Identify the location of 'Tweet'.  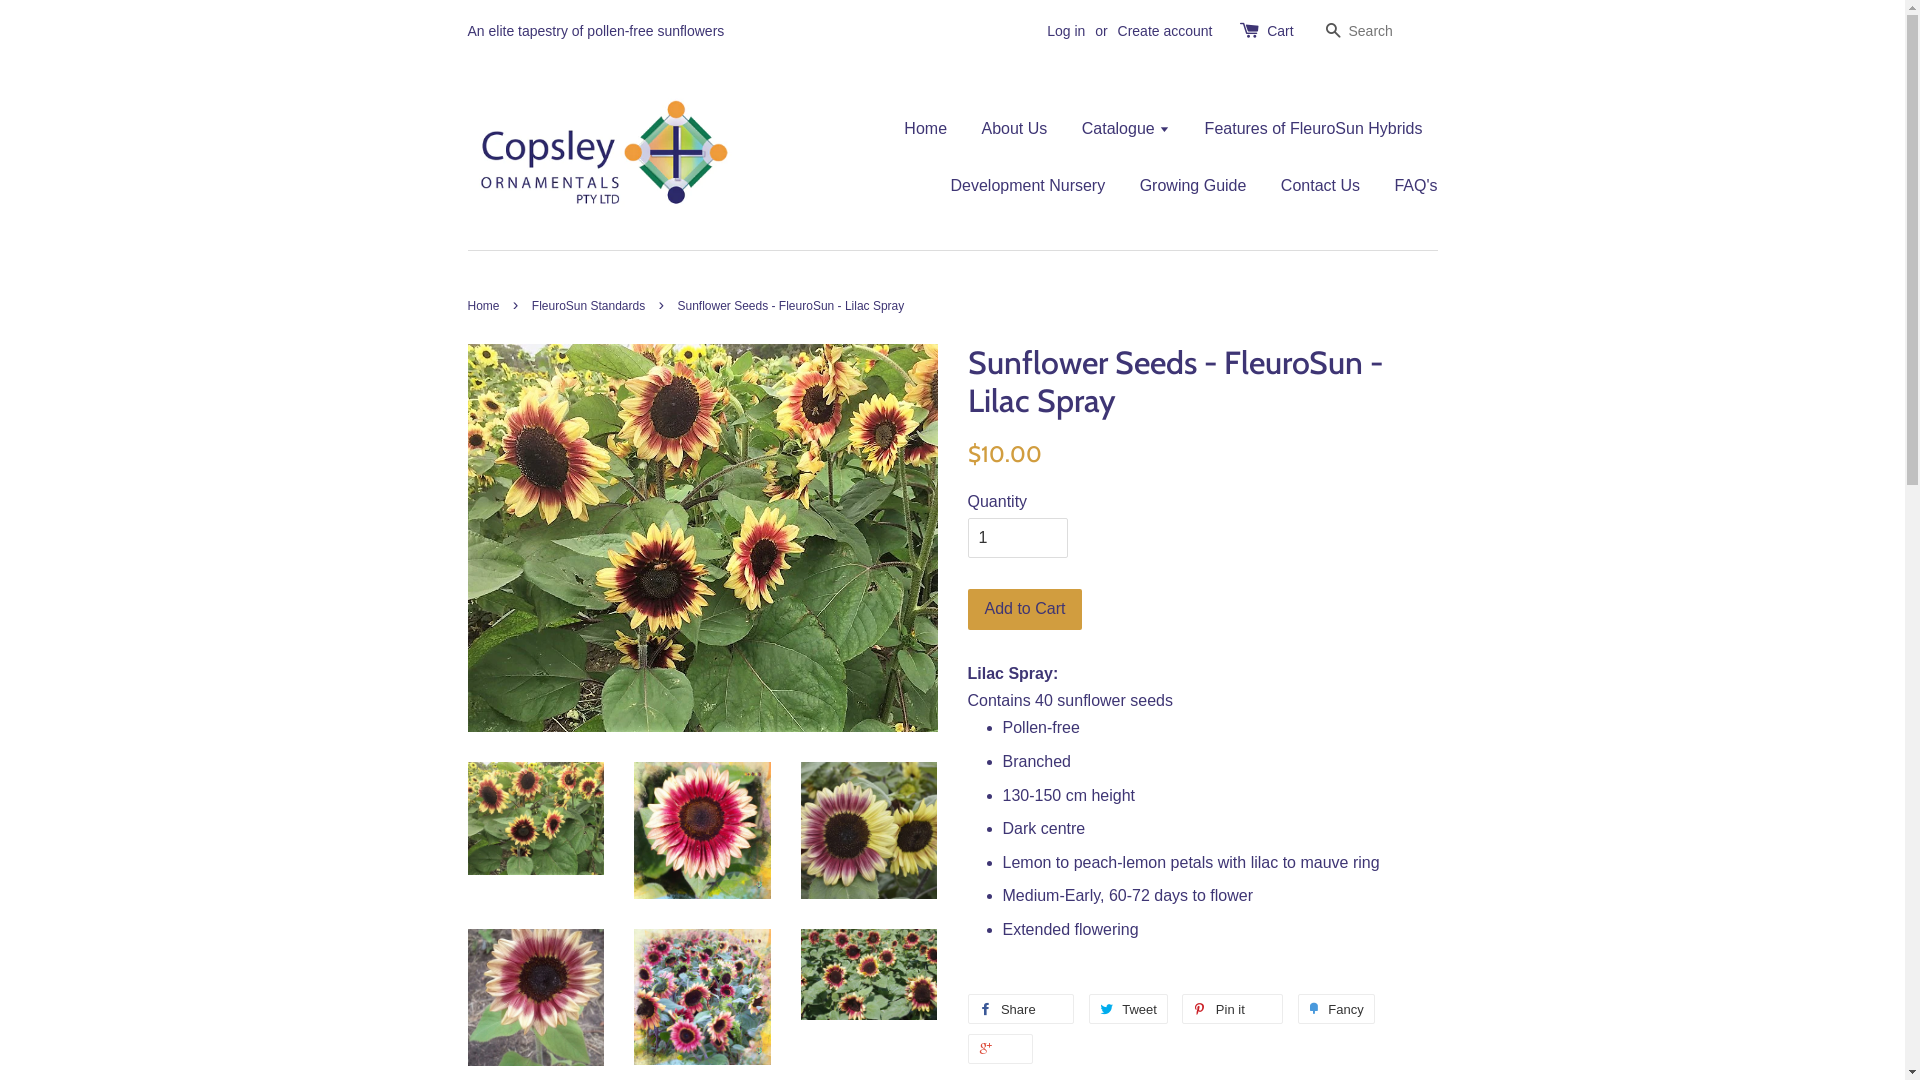
(1088, 1009).